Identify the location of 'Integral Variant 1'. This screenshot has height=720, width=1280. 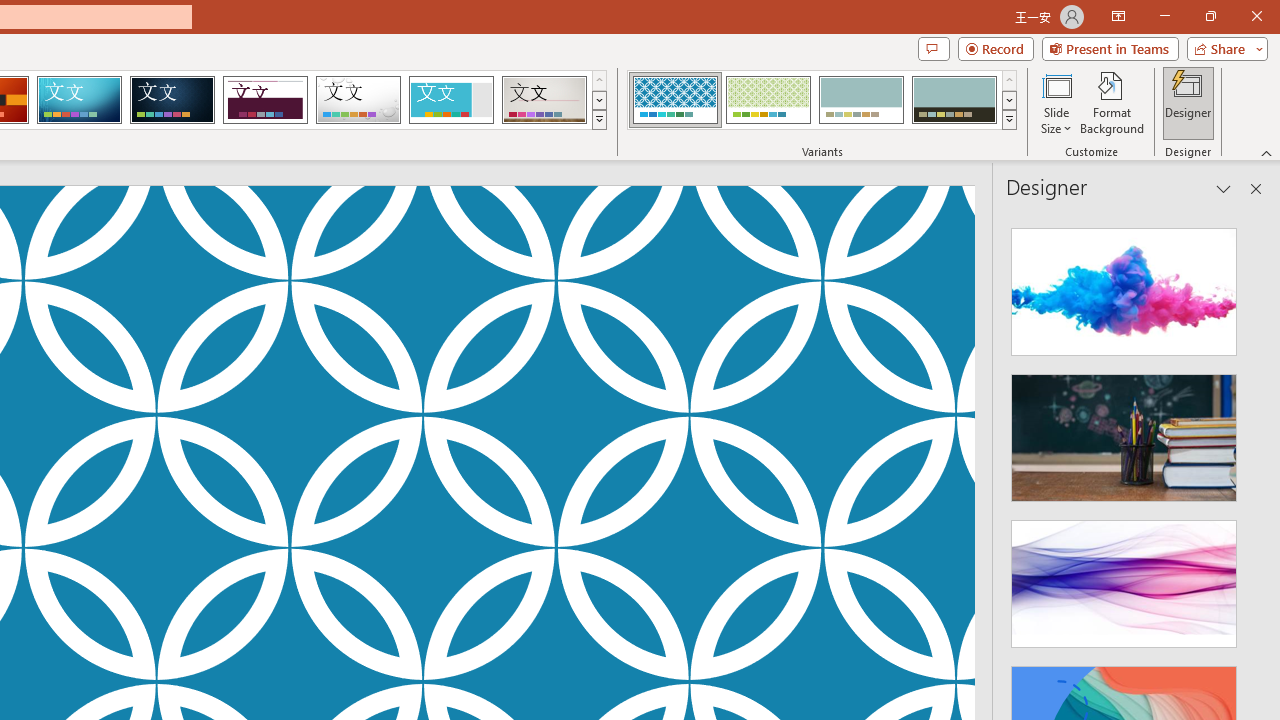
(675, 100).